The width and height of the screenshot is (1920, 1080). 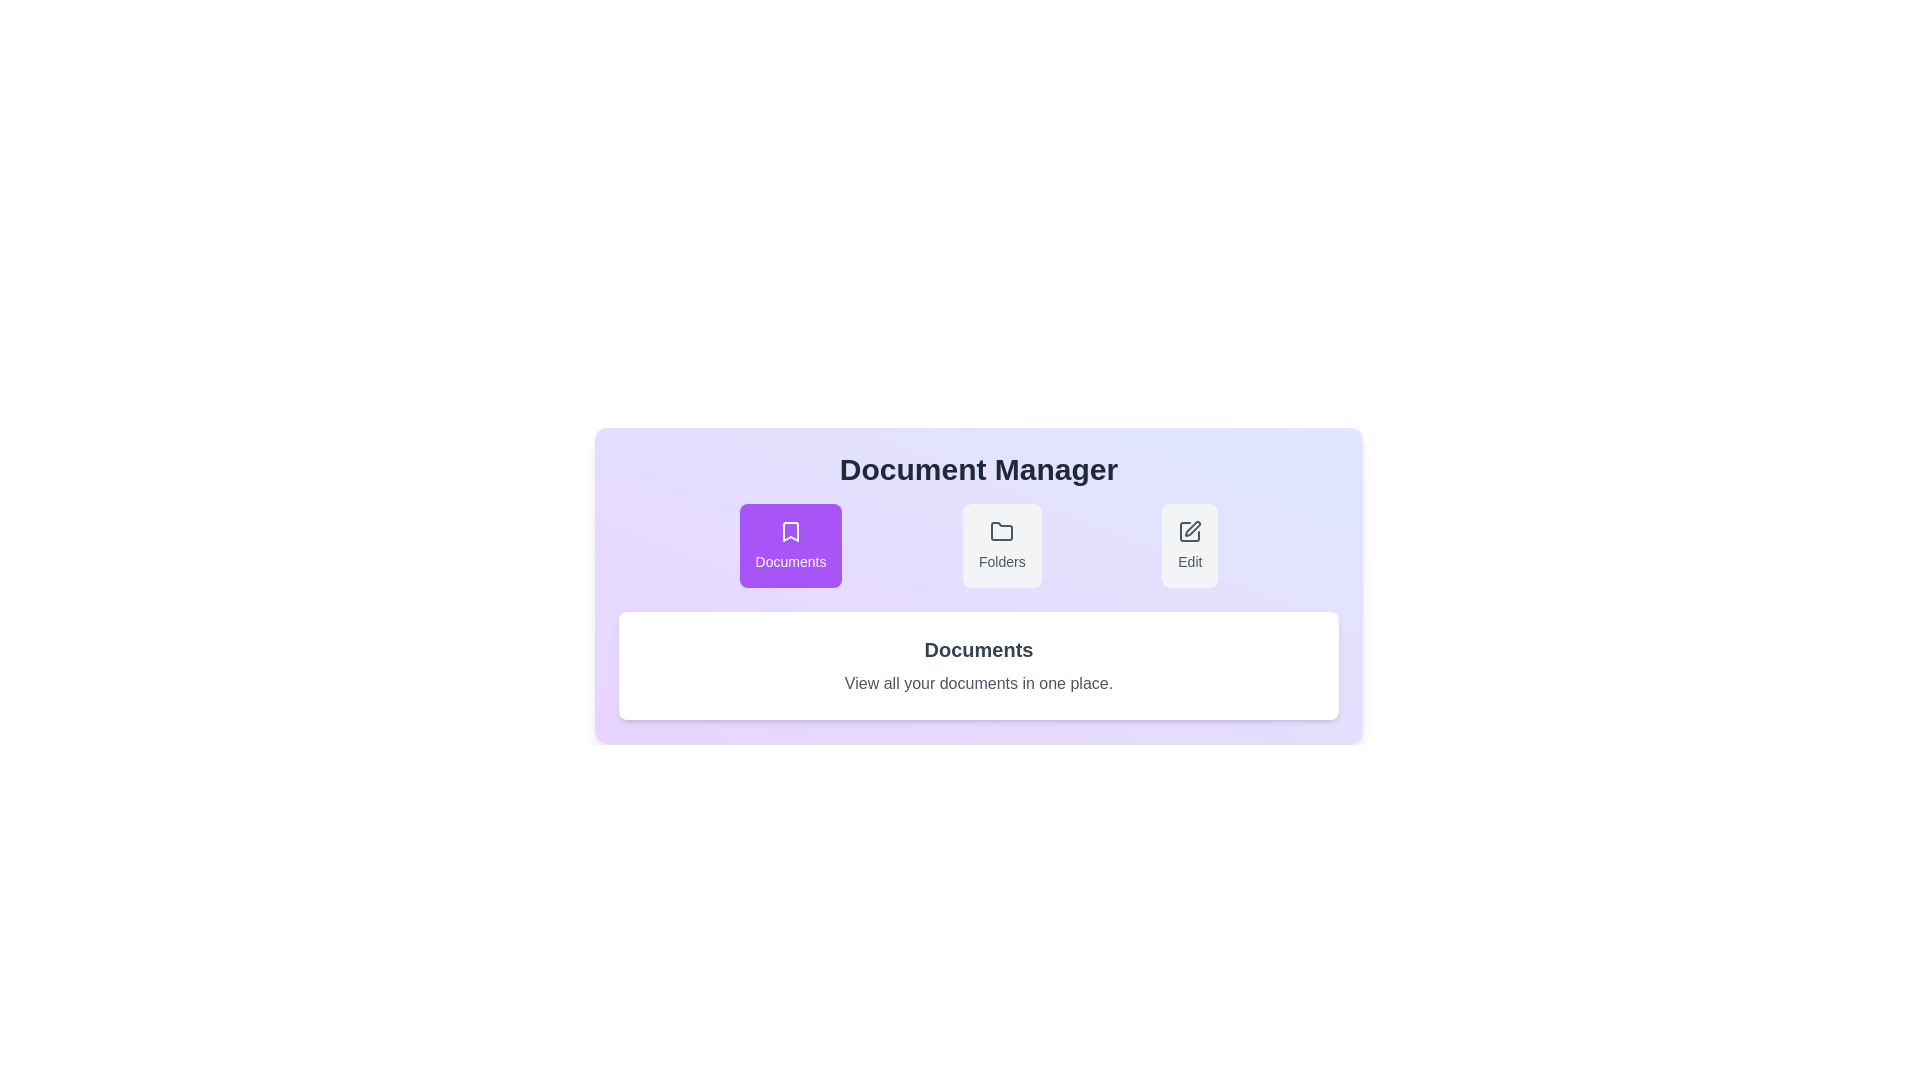 What do you see at coordinates (1190, 531) in the screenshot?
I see `the pen icon over a square outline within the 'Edit' component` at bounding box center [1190, 531].